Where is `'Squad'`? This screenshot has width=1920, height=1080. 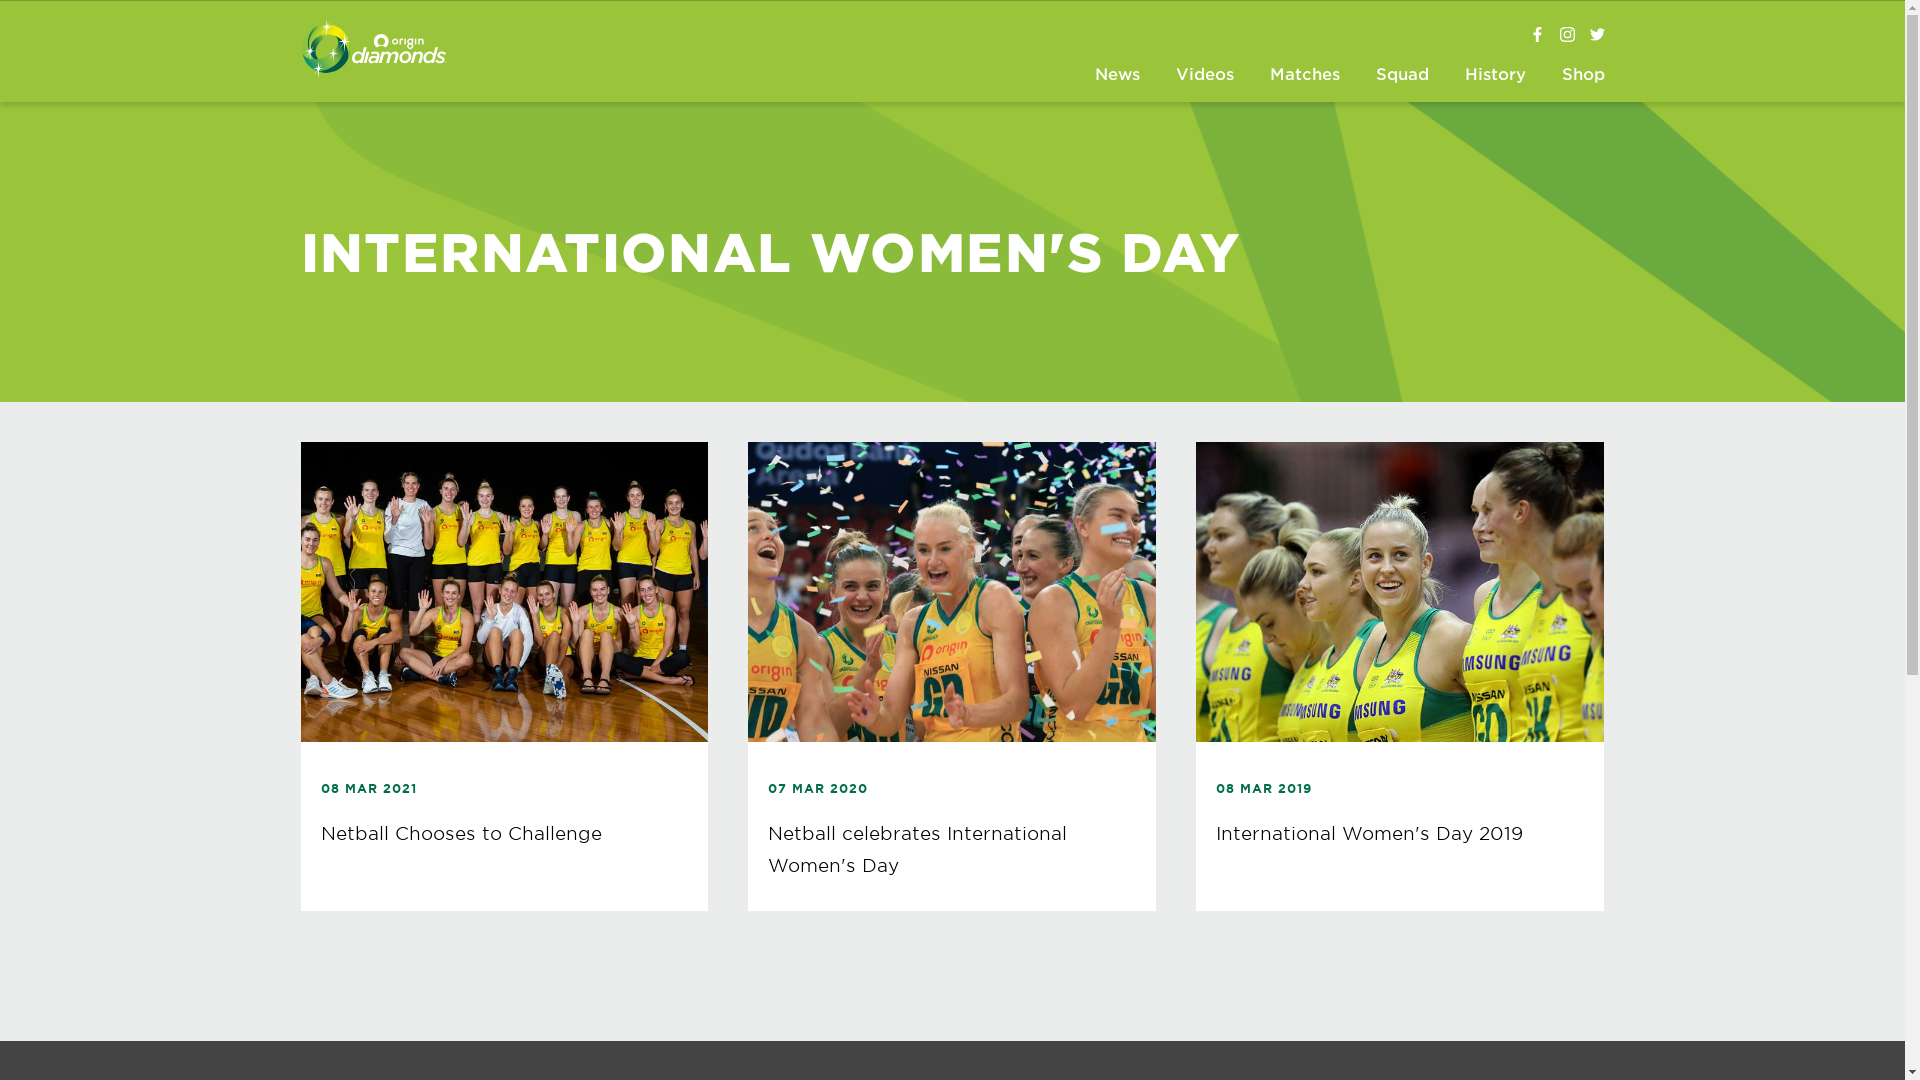 'Squad' is located at coordinates (1400, 75).